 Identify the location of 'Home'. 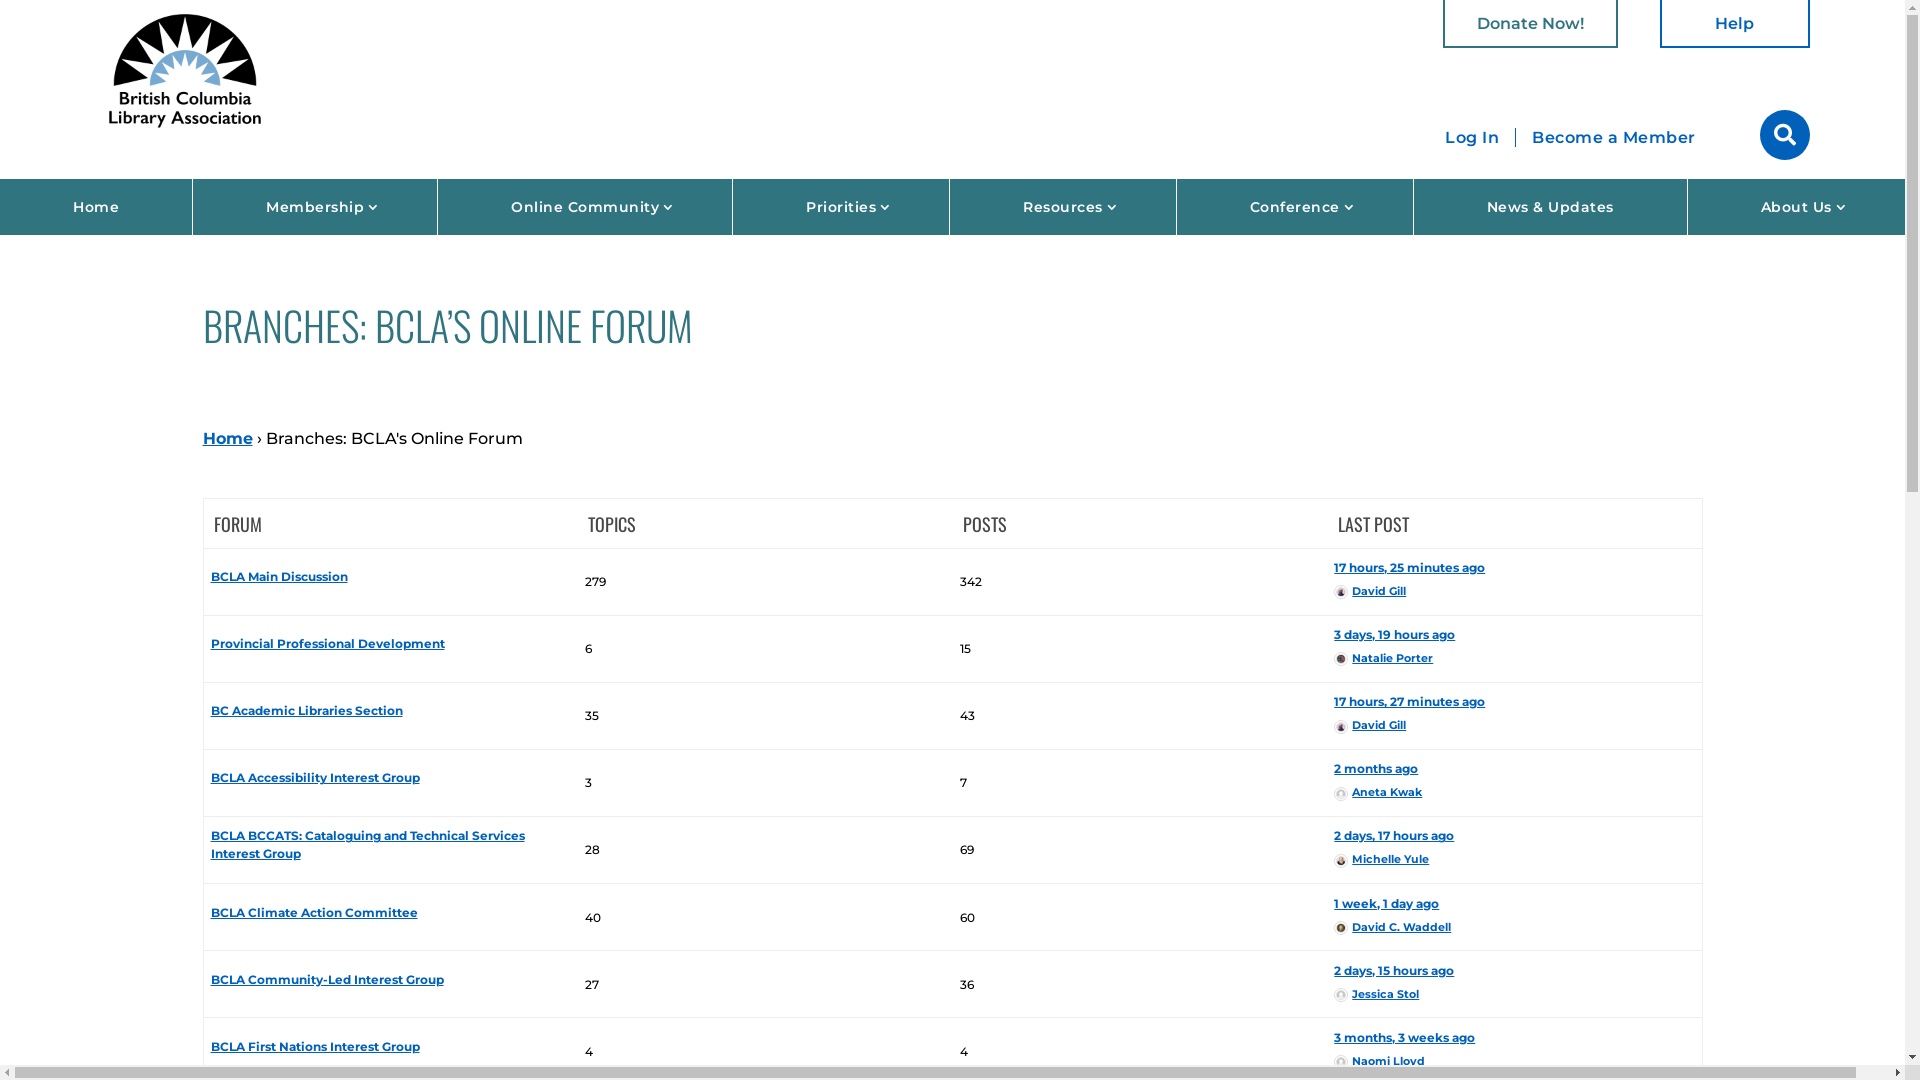
(226, 437).